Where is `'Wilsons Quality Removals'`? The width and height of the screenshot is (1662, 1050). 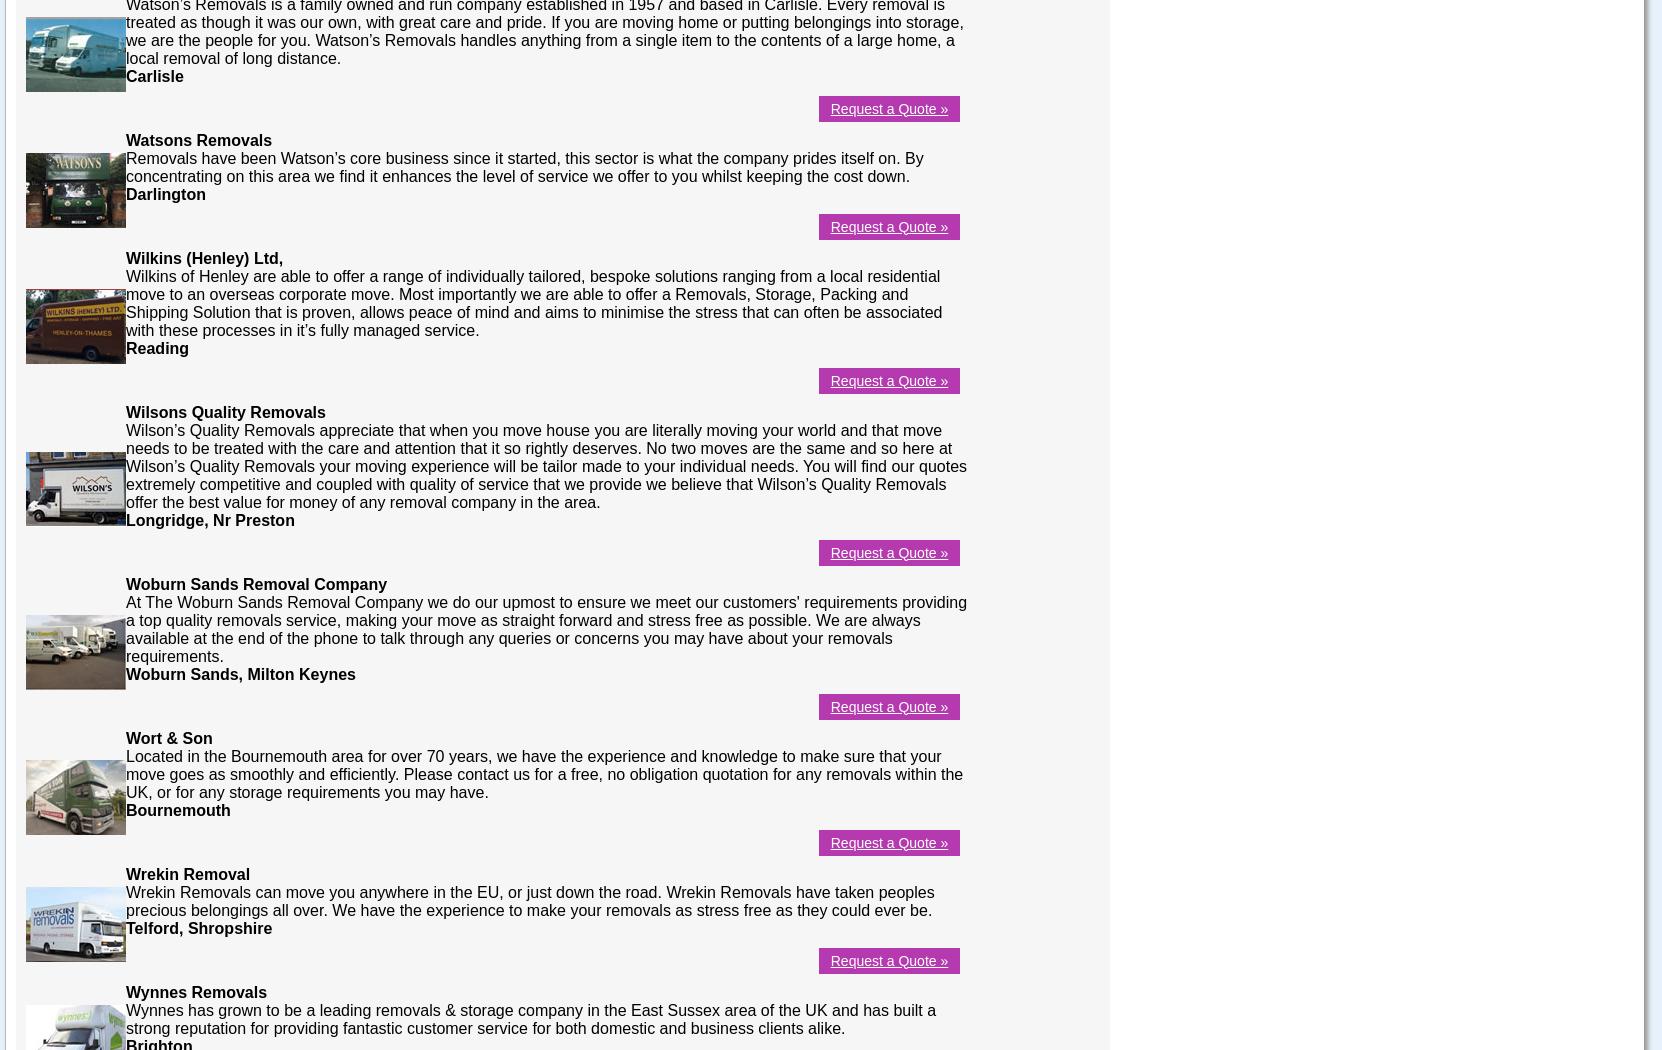
'Wilsons Quality Removals' is located at coordinates (125, 411).